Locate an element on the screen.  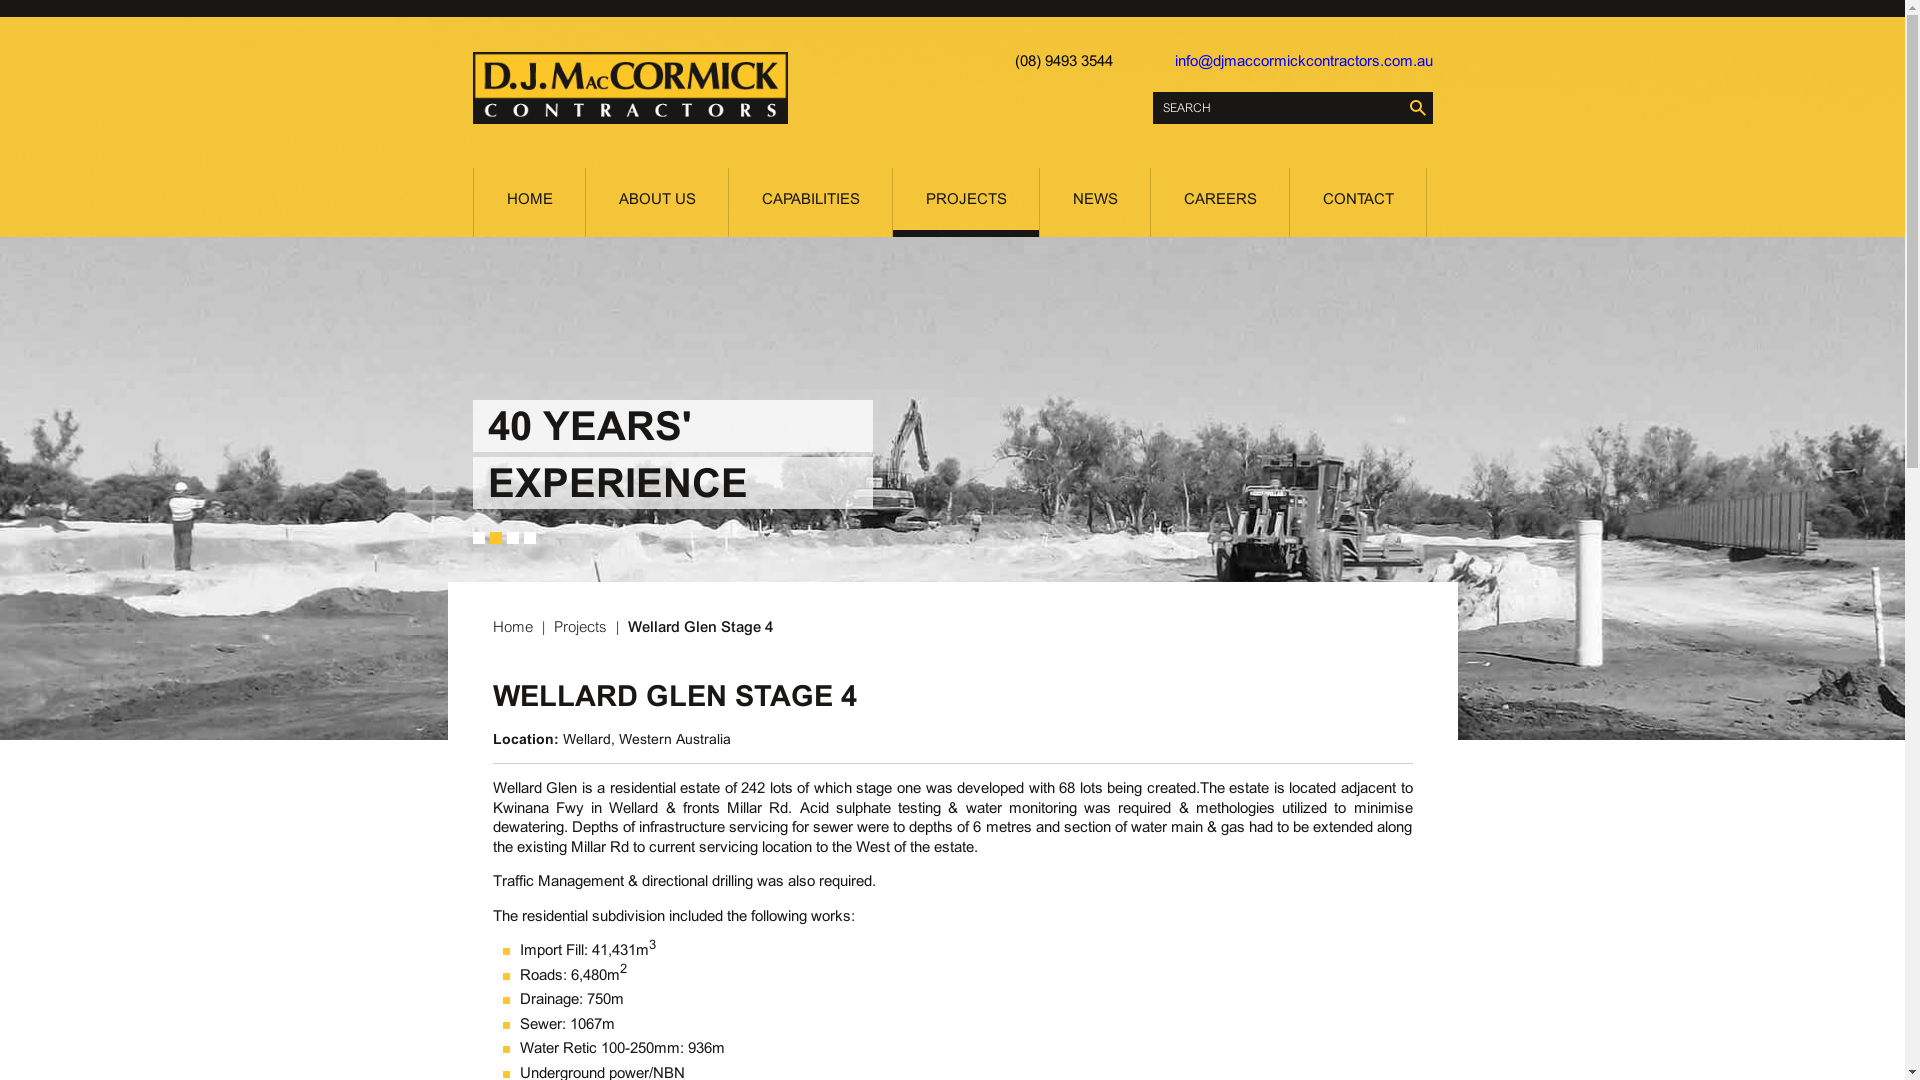
'Home' is located at coordinates (514, 625).